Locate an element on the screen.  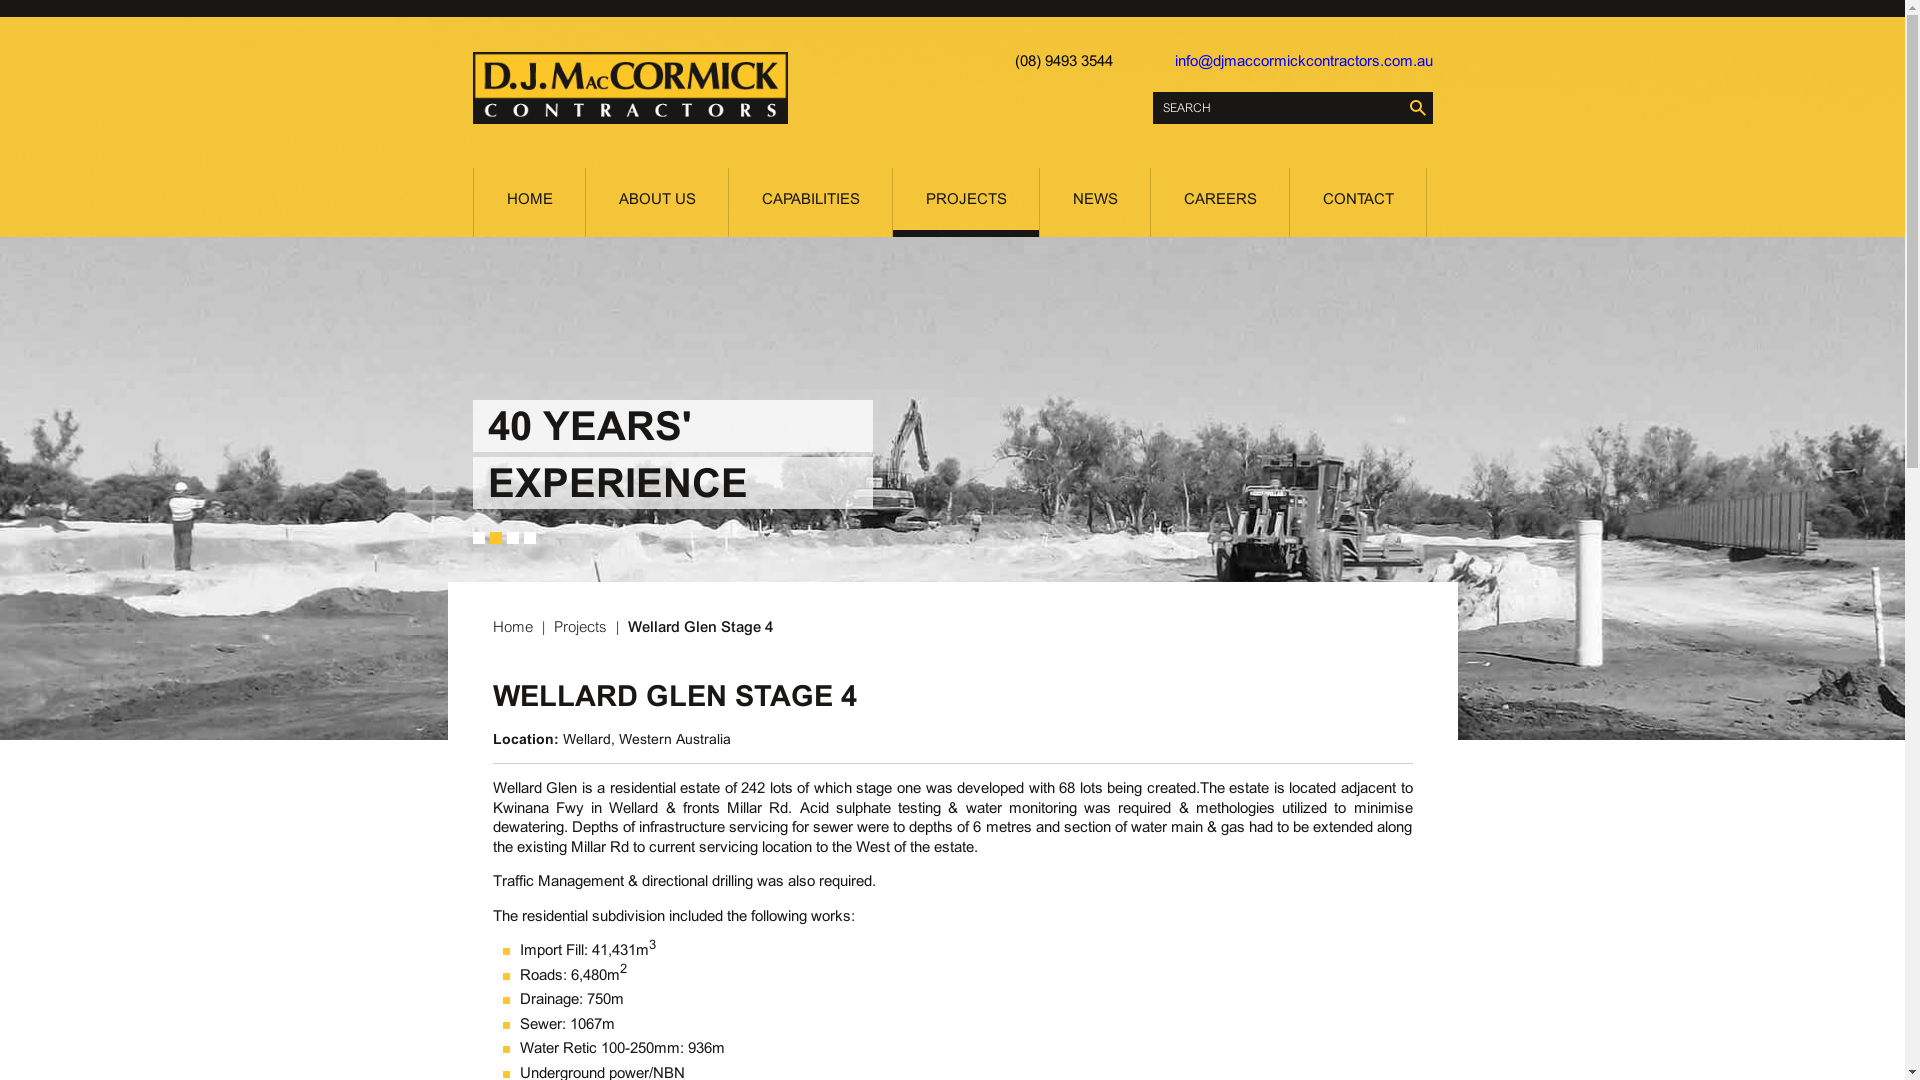
'Home' is located at coordinates (514, 625).